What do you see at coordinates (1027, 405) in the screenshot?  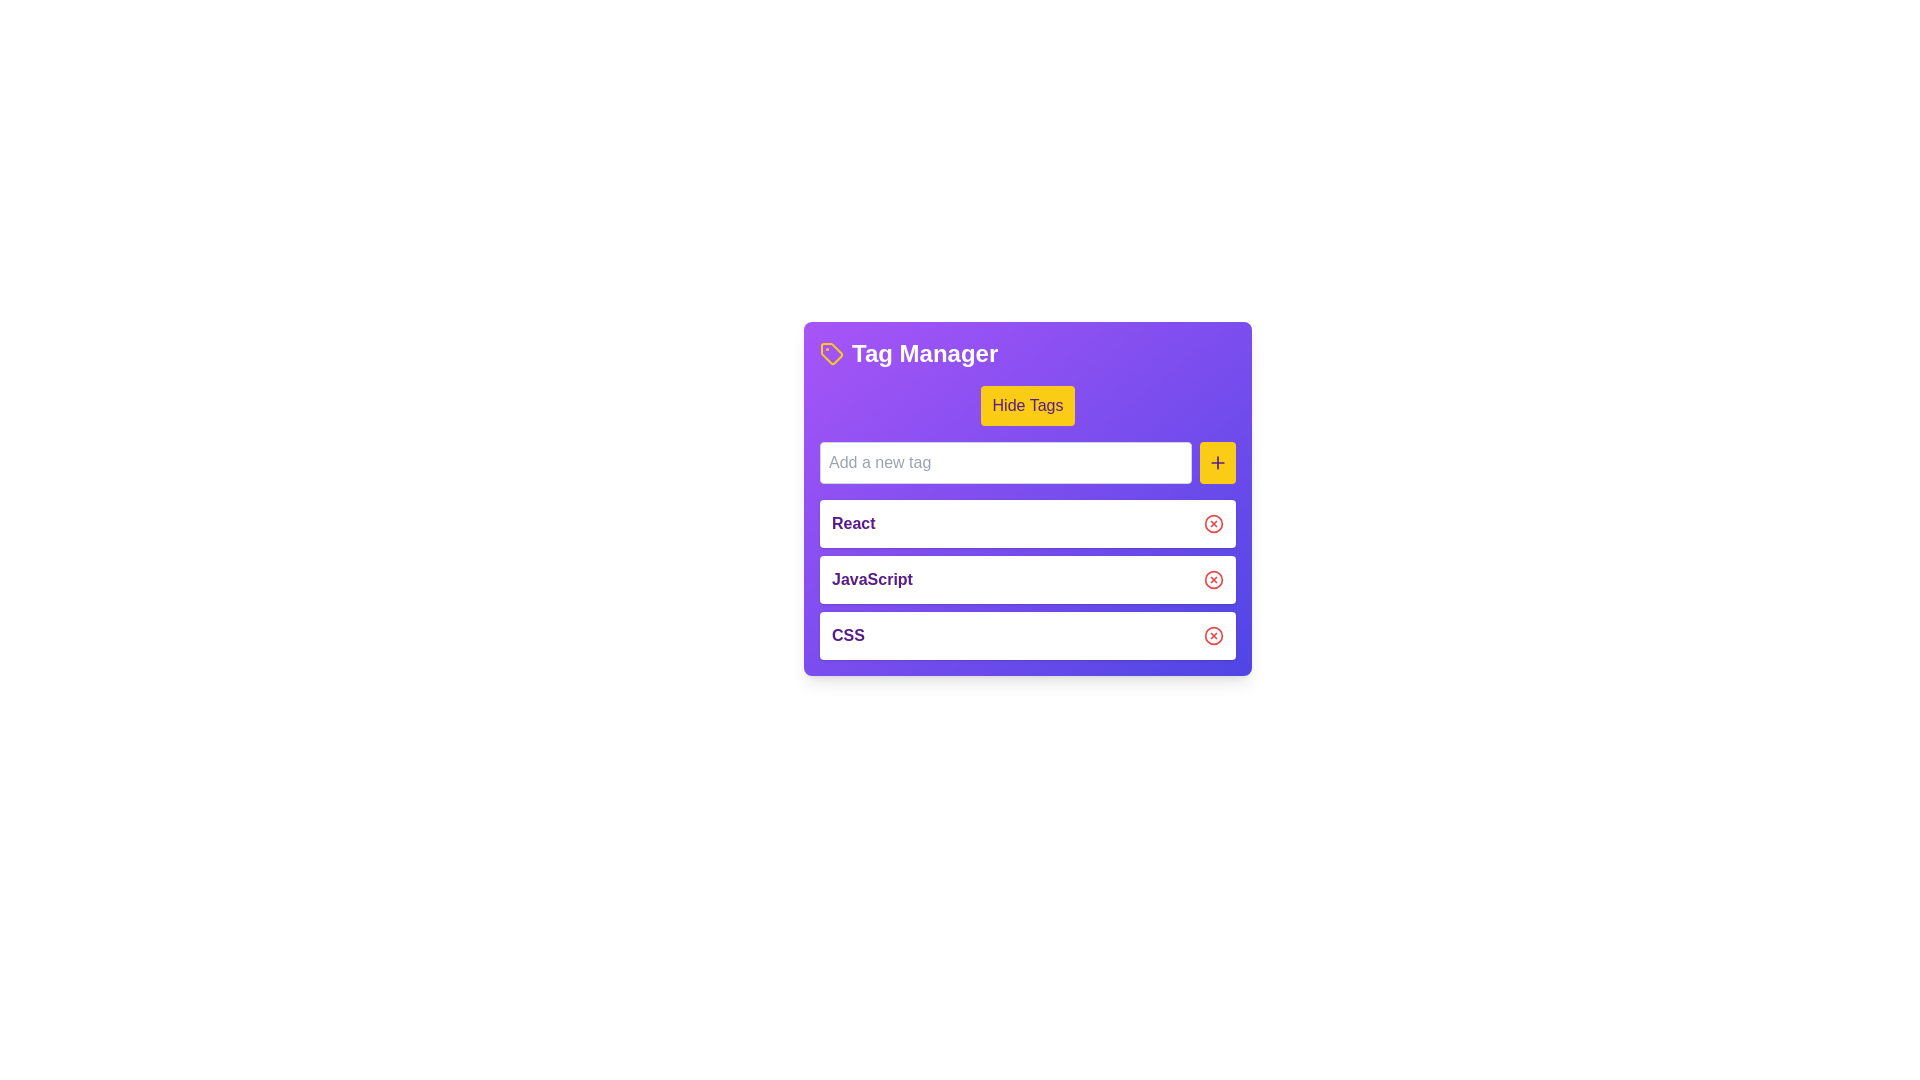 I see `the button located in the top-right section of the 'Tag Manager' purple card to hide the displayed tags` at bounding box center [1027, 405].